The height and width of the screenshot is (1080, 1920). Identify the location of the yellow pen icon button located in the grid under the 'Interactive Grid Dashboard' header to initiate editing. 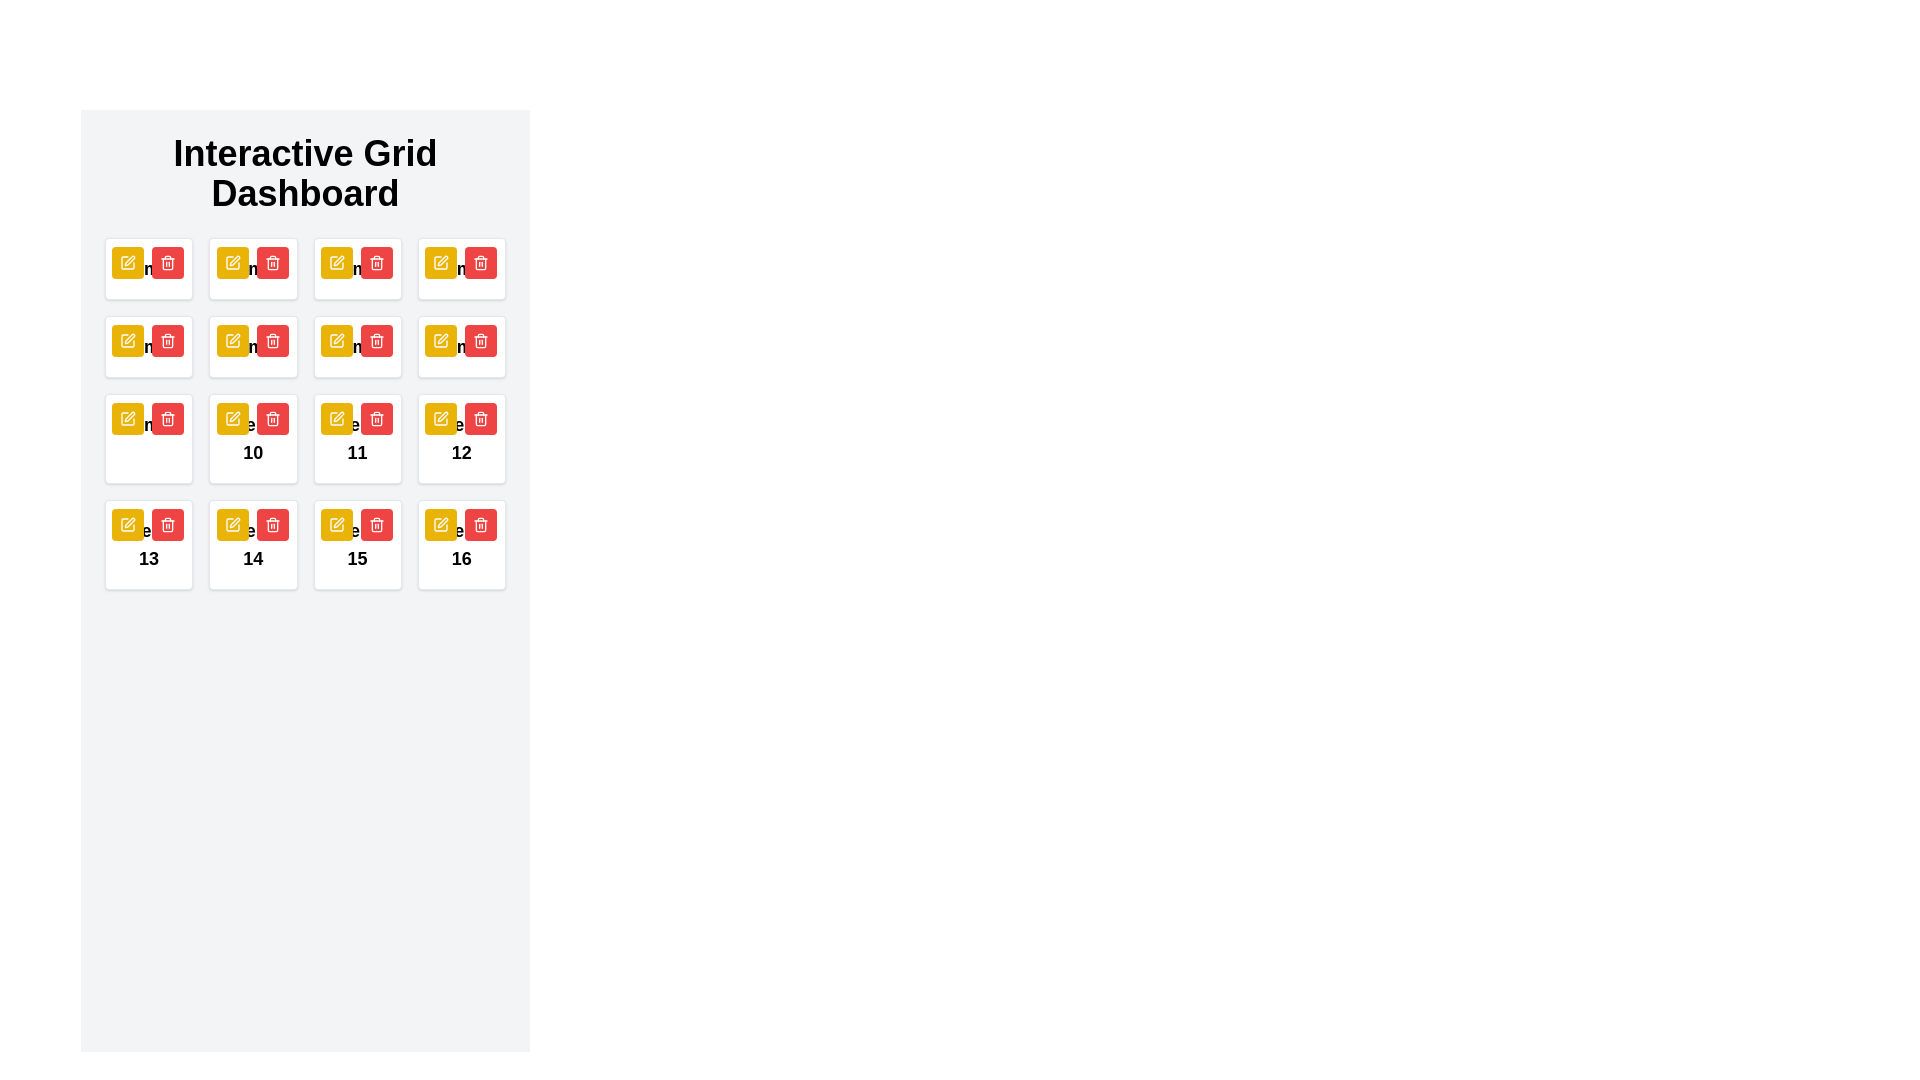
(336, 418).